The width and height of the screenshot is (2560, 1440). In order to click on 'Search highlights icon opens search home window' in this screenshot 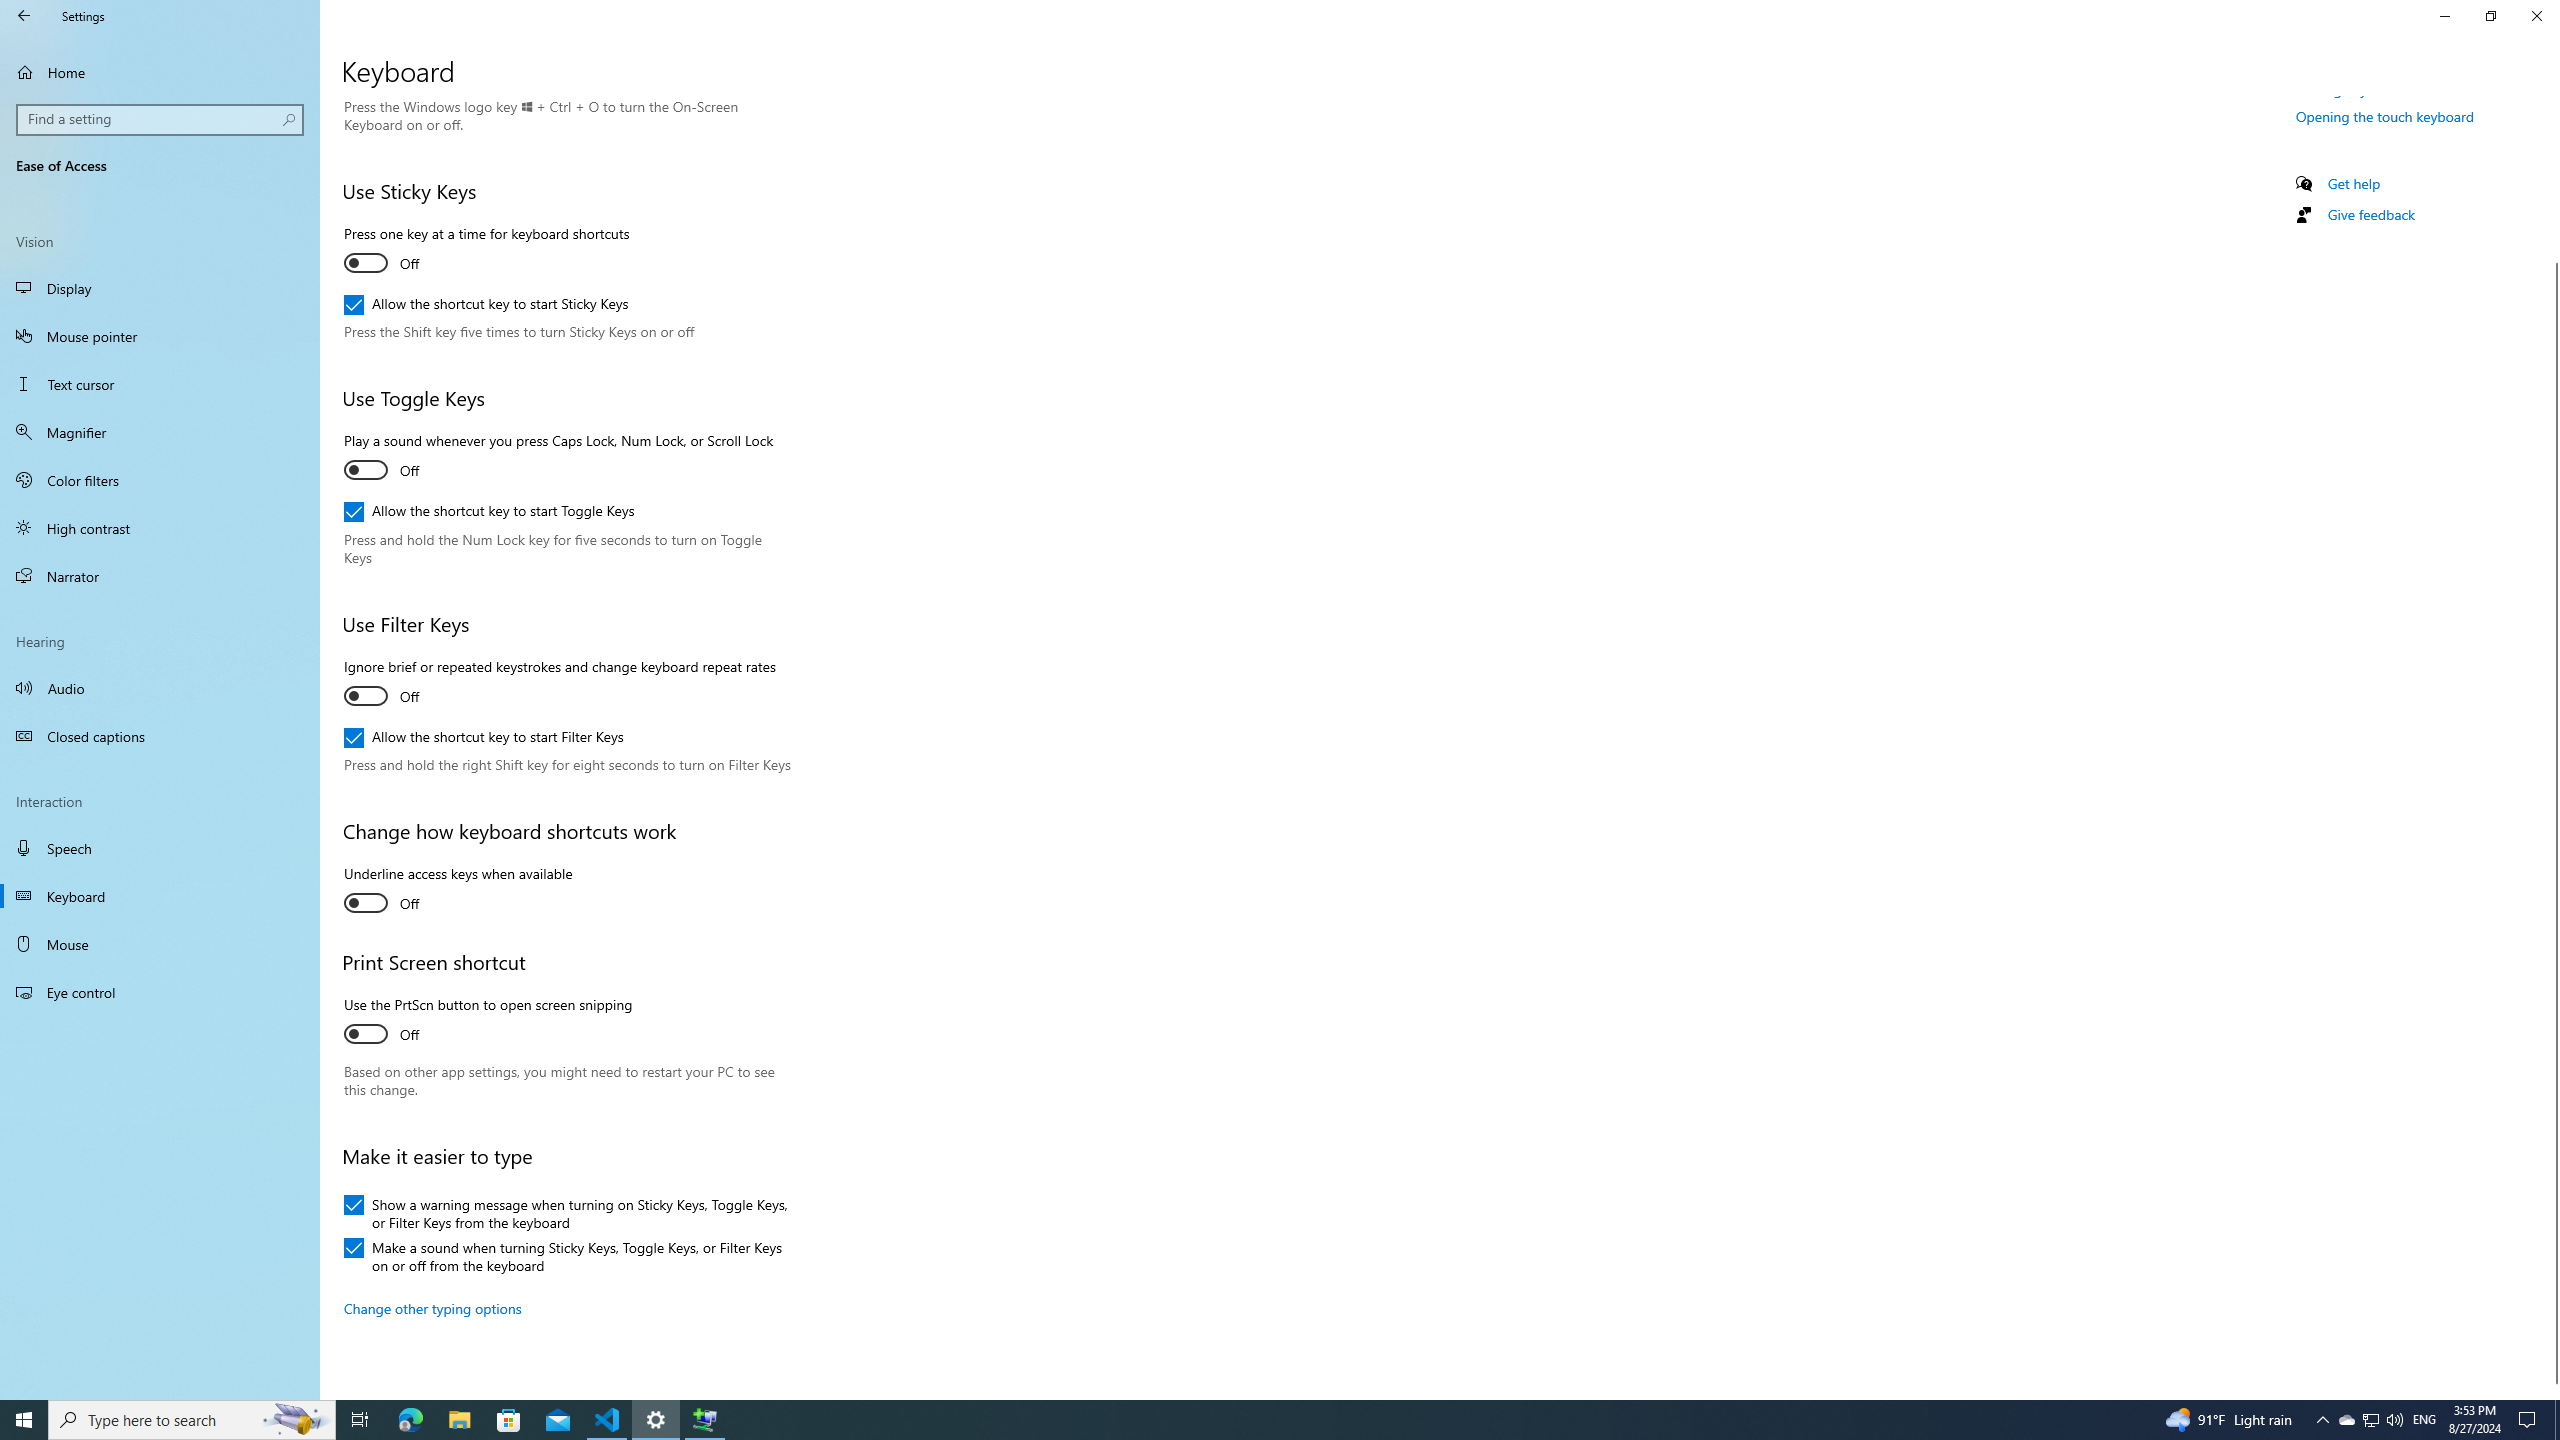, I will do `click(294, 1418)`.